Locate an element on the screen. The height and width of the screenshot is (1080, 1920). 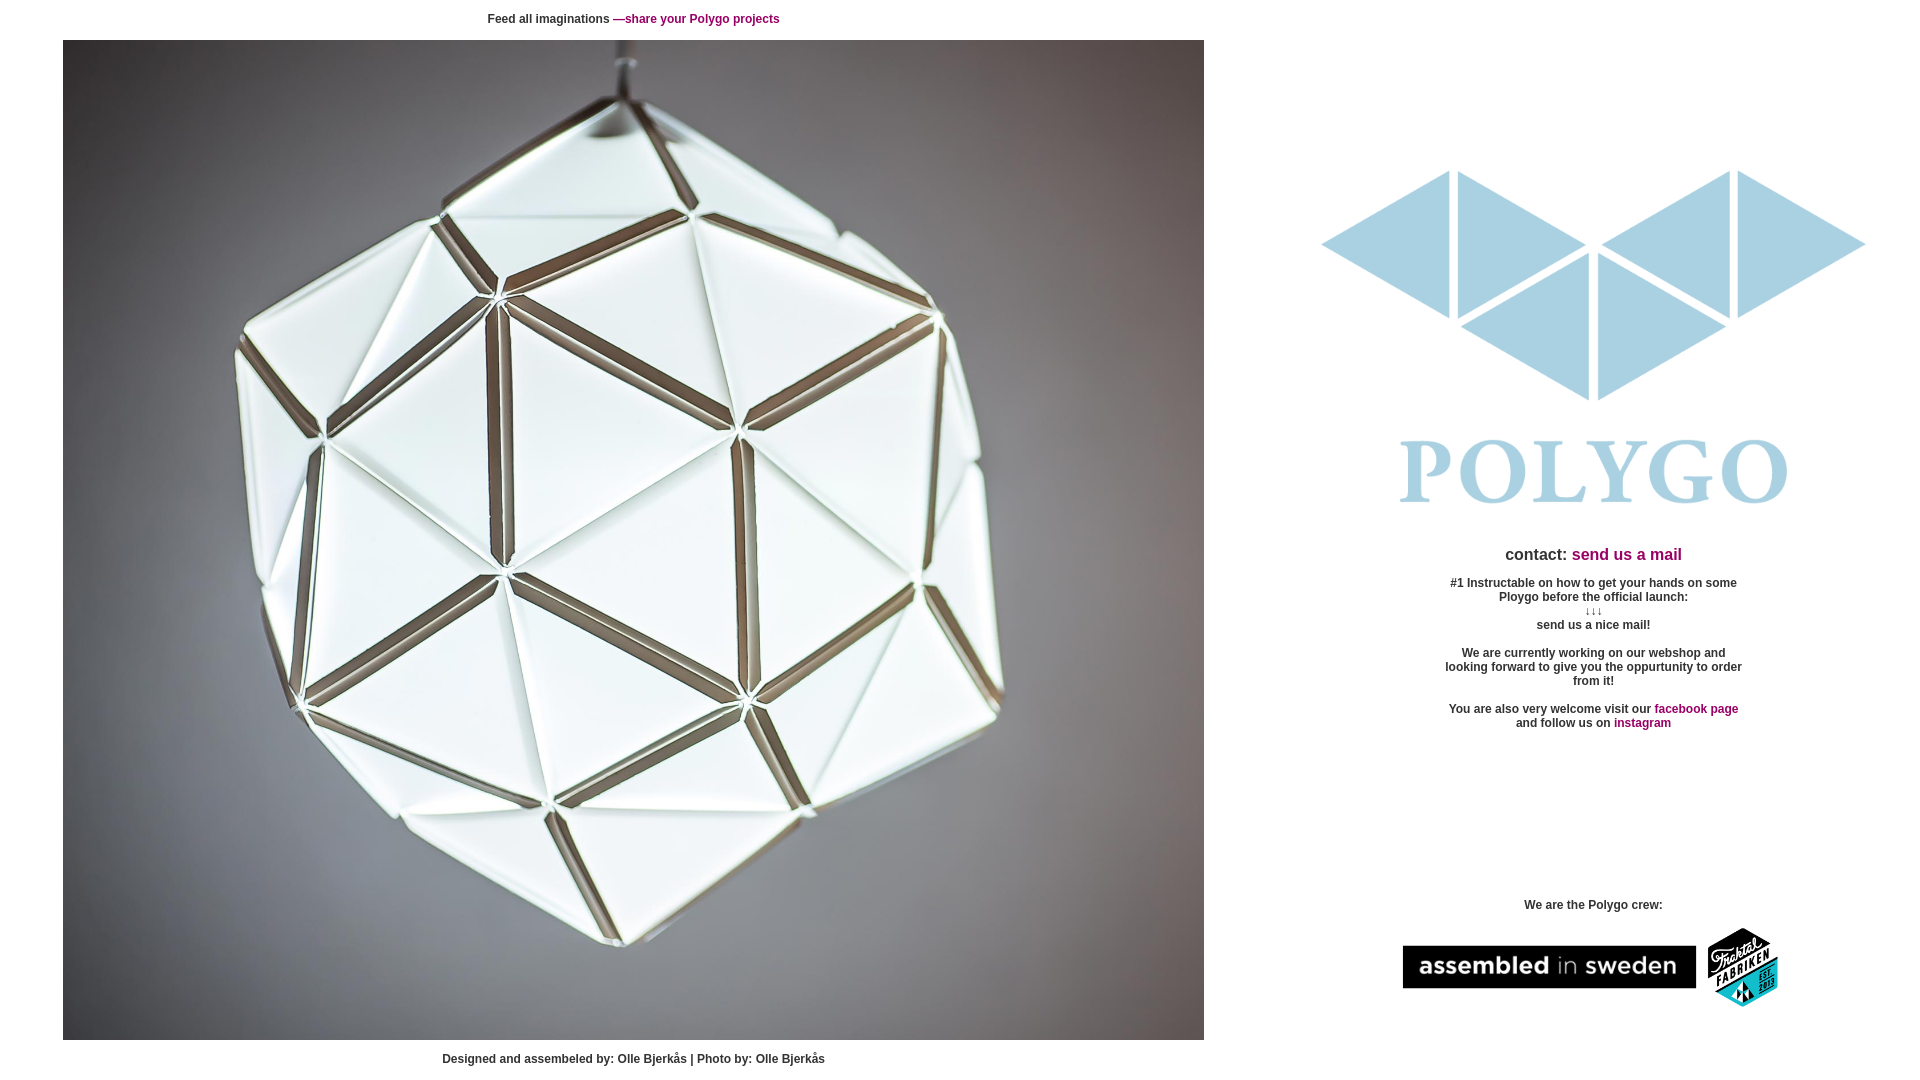
'instagram' is located at coordinates (1642, 722).